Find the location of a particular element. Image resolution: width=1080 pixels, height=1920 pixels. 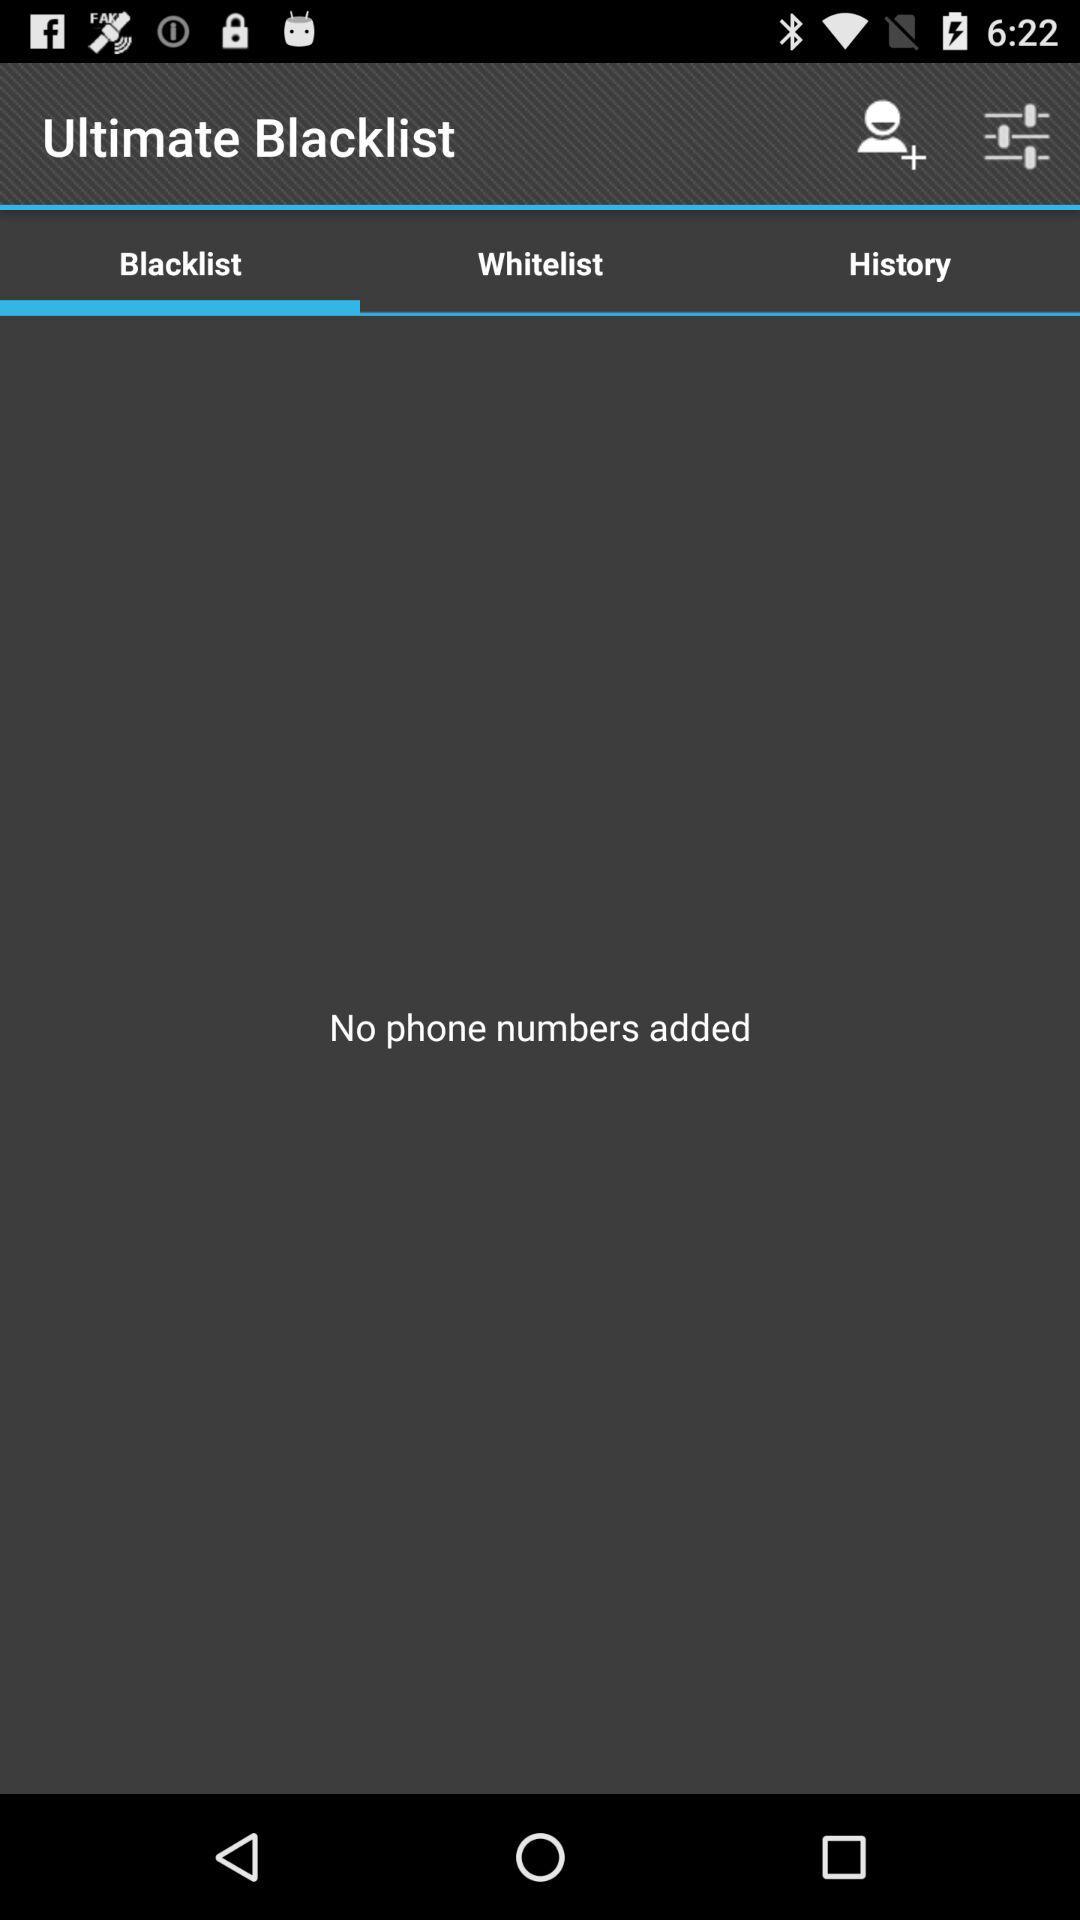

the item to the left of the history item is located at coordinates (540, 261).